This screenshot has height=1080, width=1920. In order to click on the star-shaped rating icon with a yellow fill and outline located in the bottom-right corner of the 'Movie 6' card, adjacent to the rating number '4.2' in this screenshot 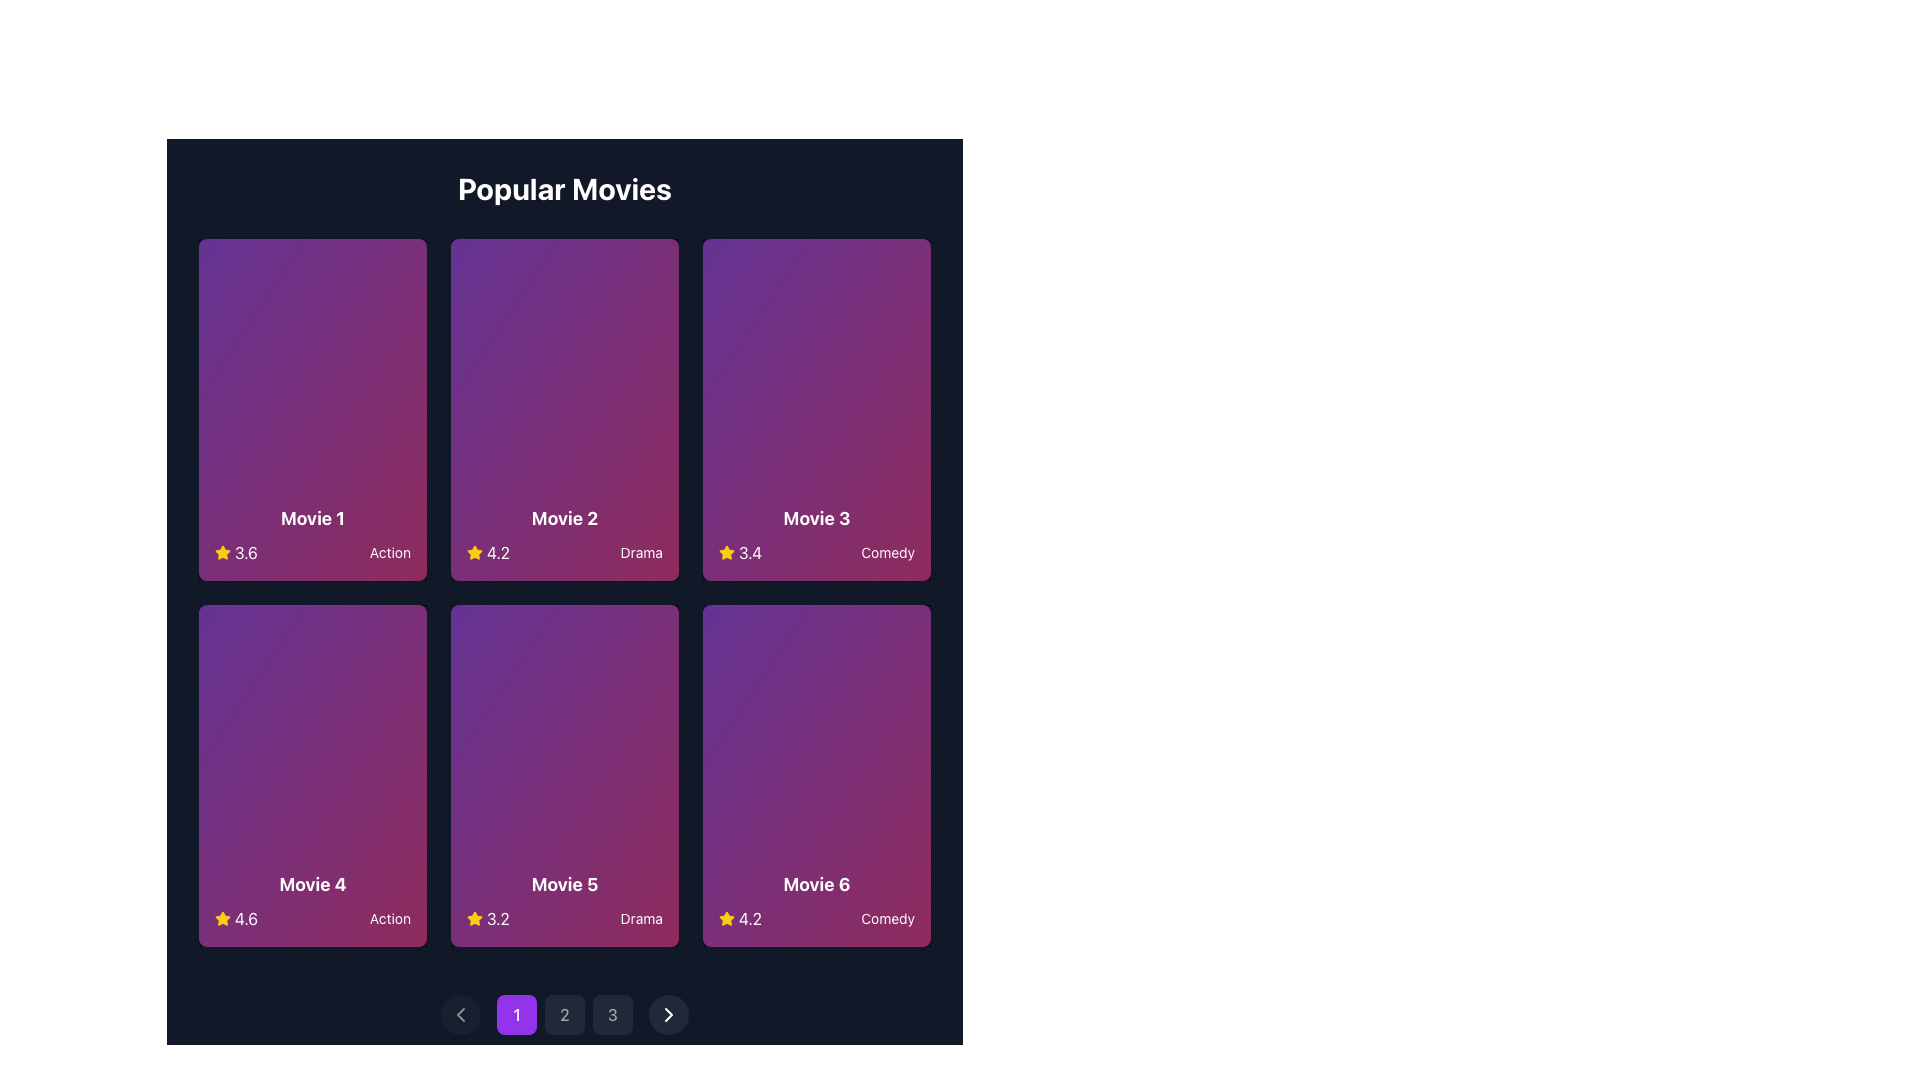, I will do `click(725, 918)`.